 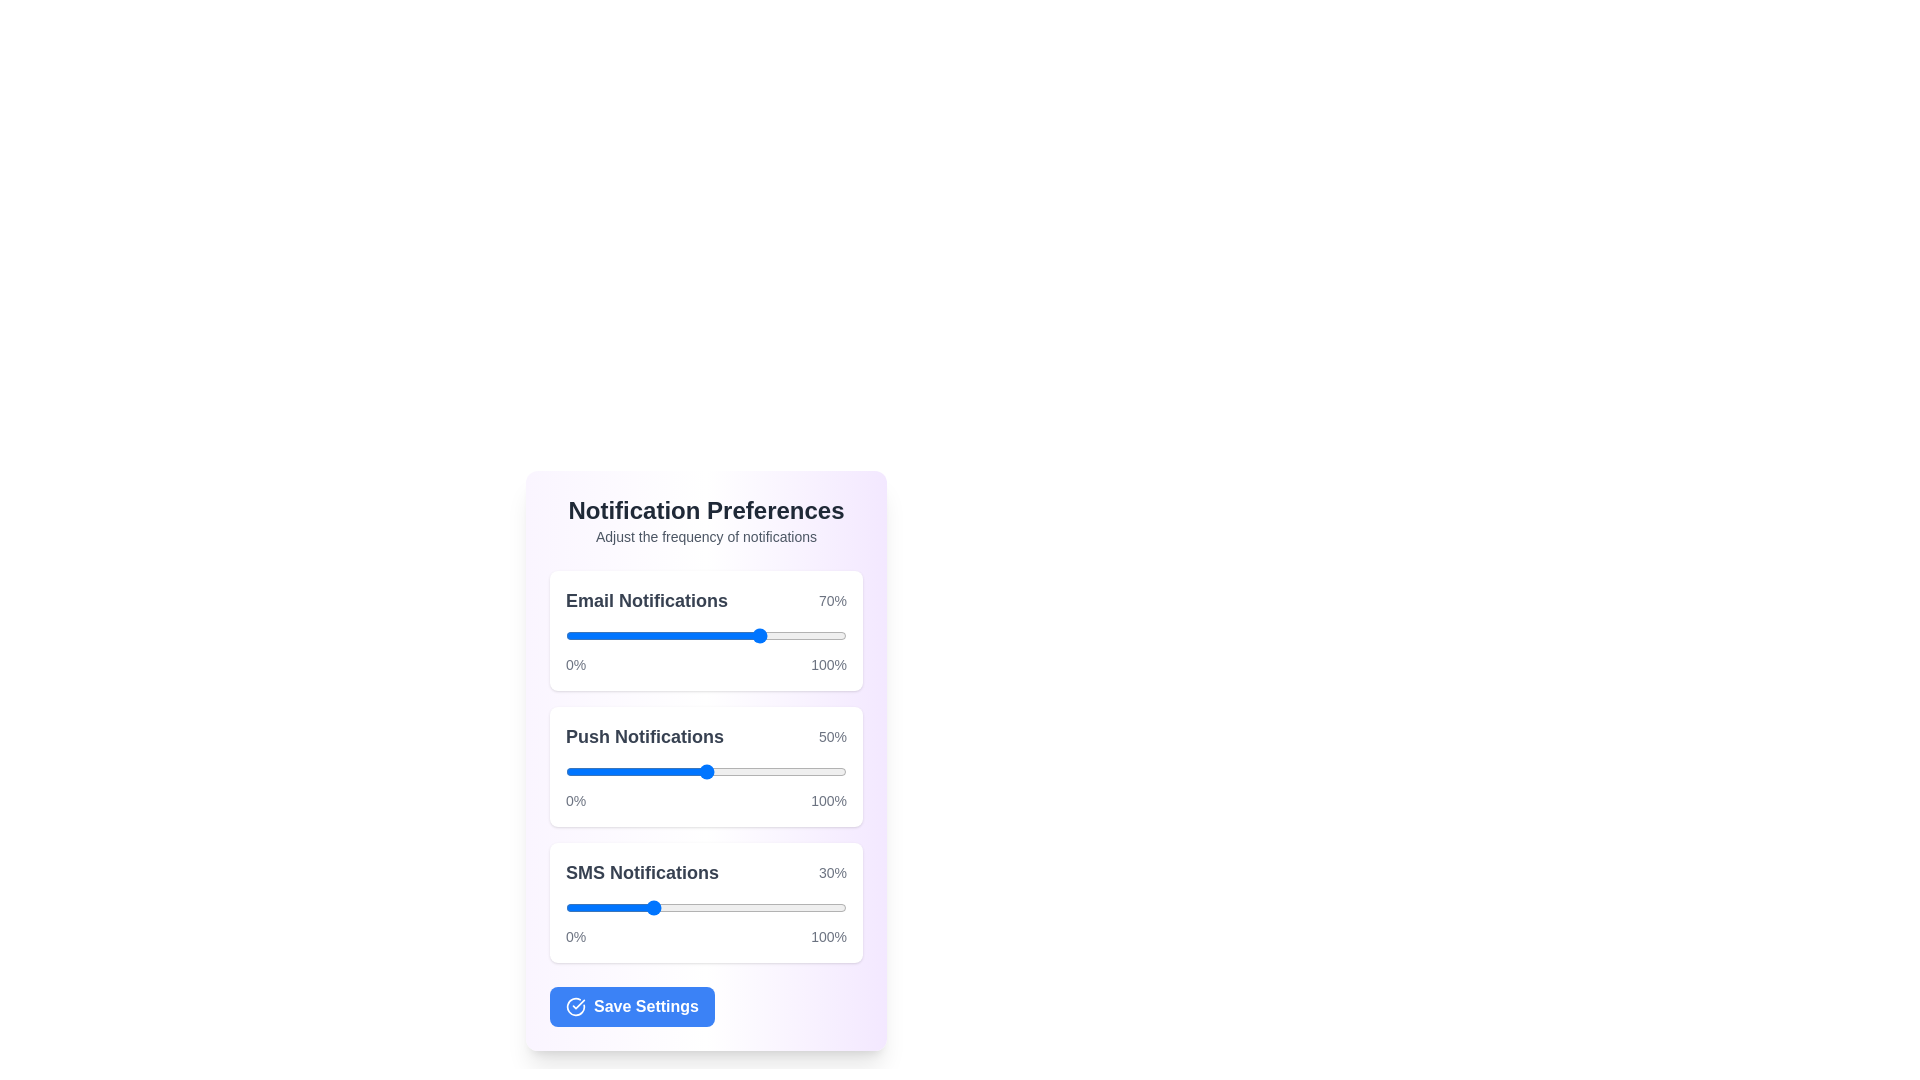 What do you see at coordinates (706, 800) in the screenshot?
I see `the static label displaying '0%' and '100%' aligned horizontally, located below the slider in the 'Push Notifications' panel` at bounding box center [706, 800].